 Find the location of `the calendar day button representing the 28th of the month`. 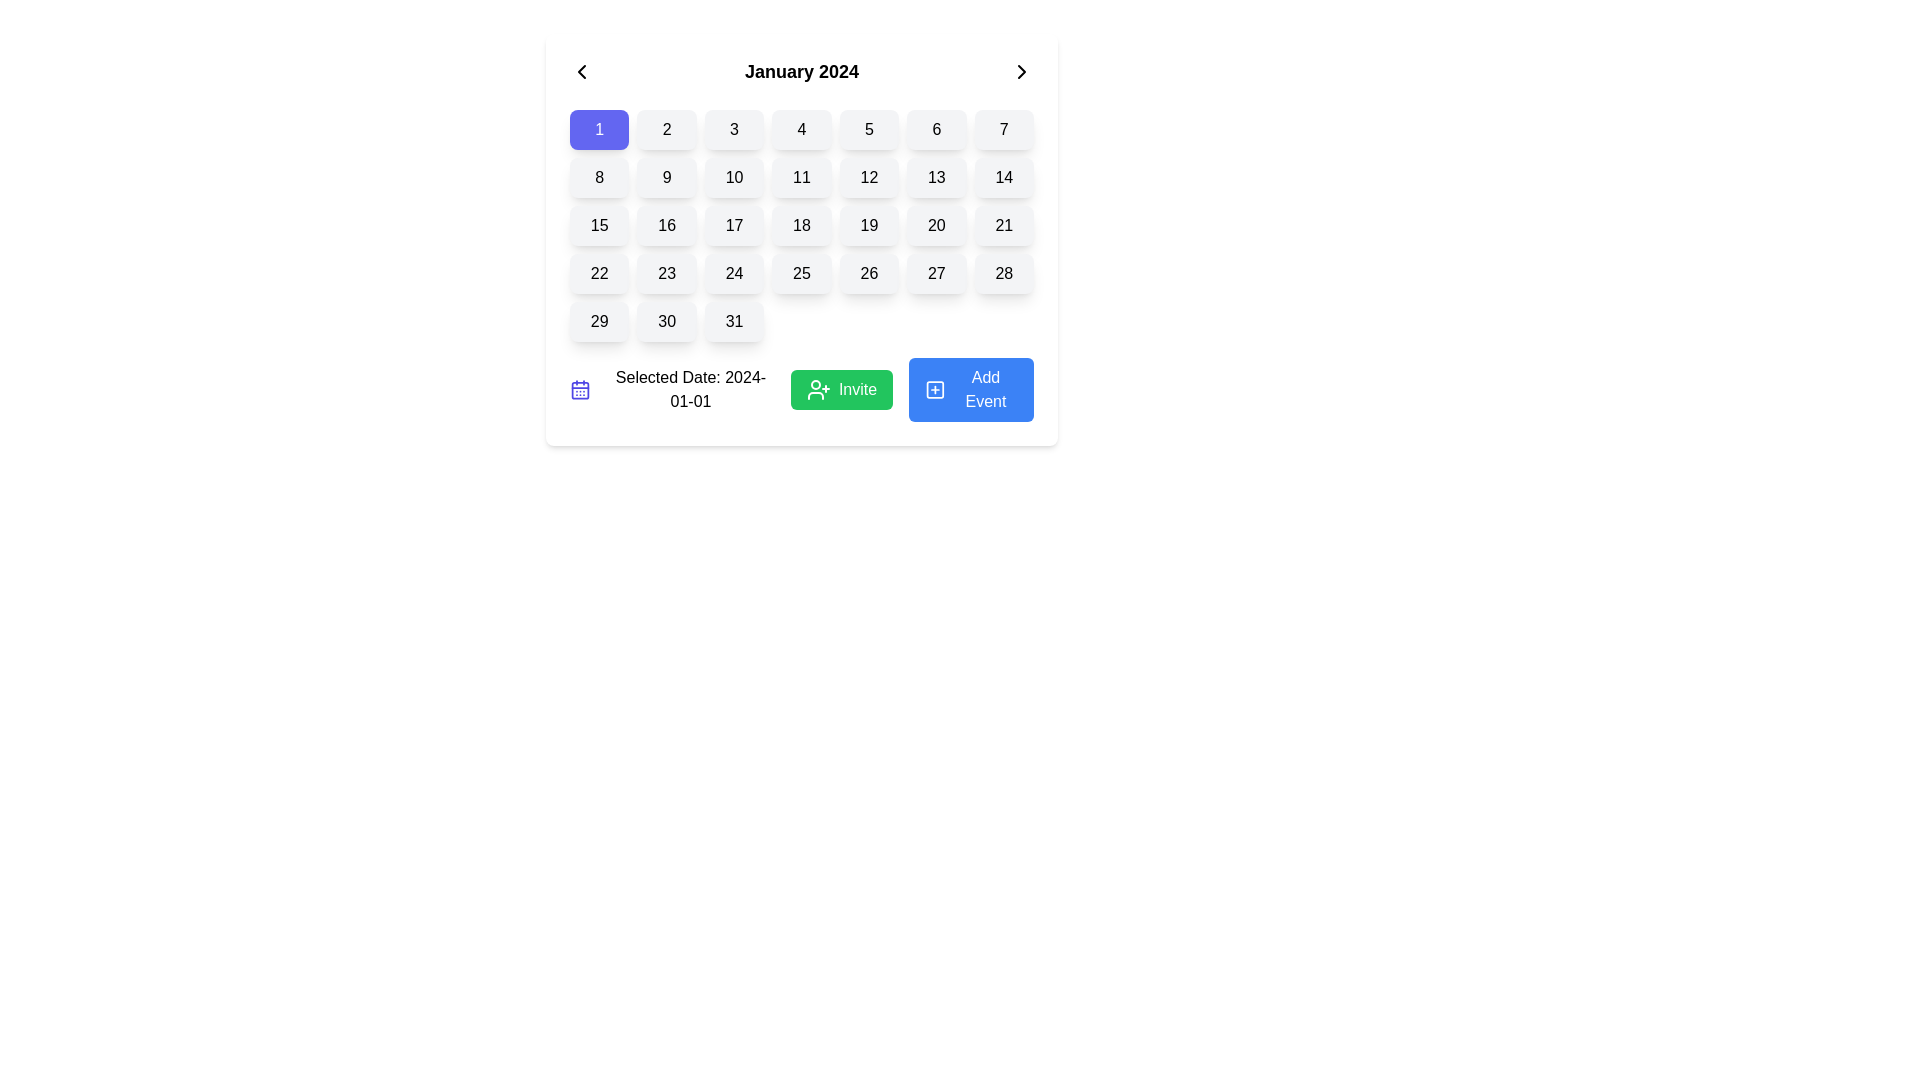

the calendar day button representing the 28th of the month is located at coordinates (1004, 273).